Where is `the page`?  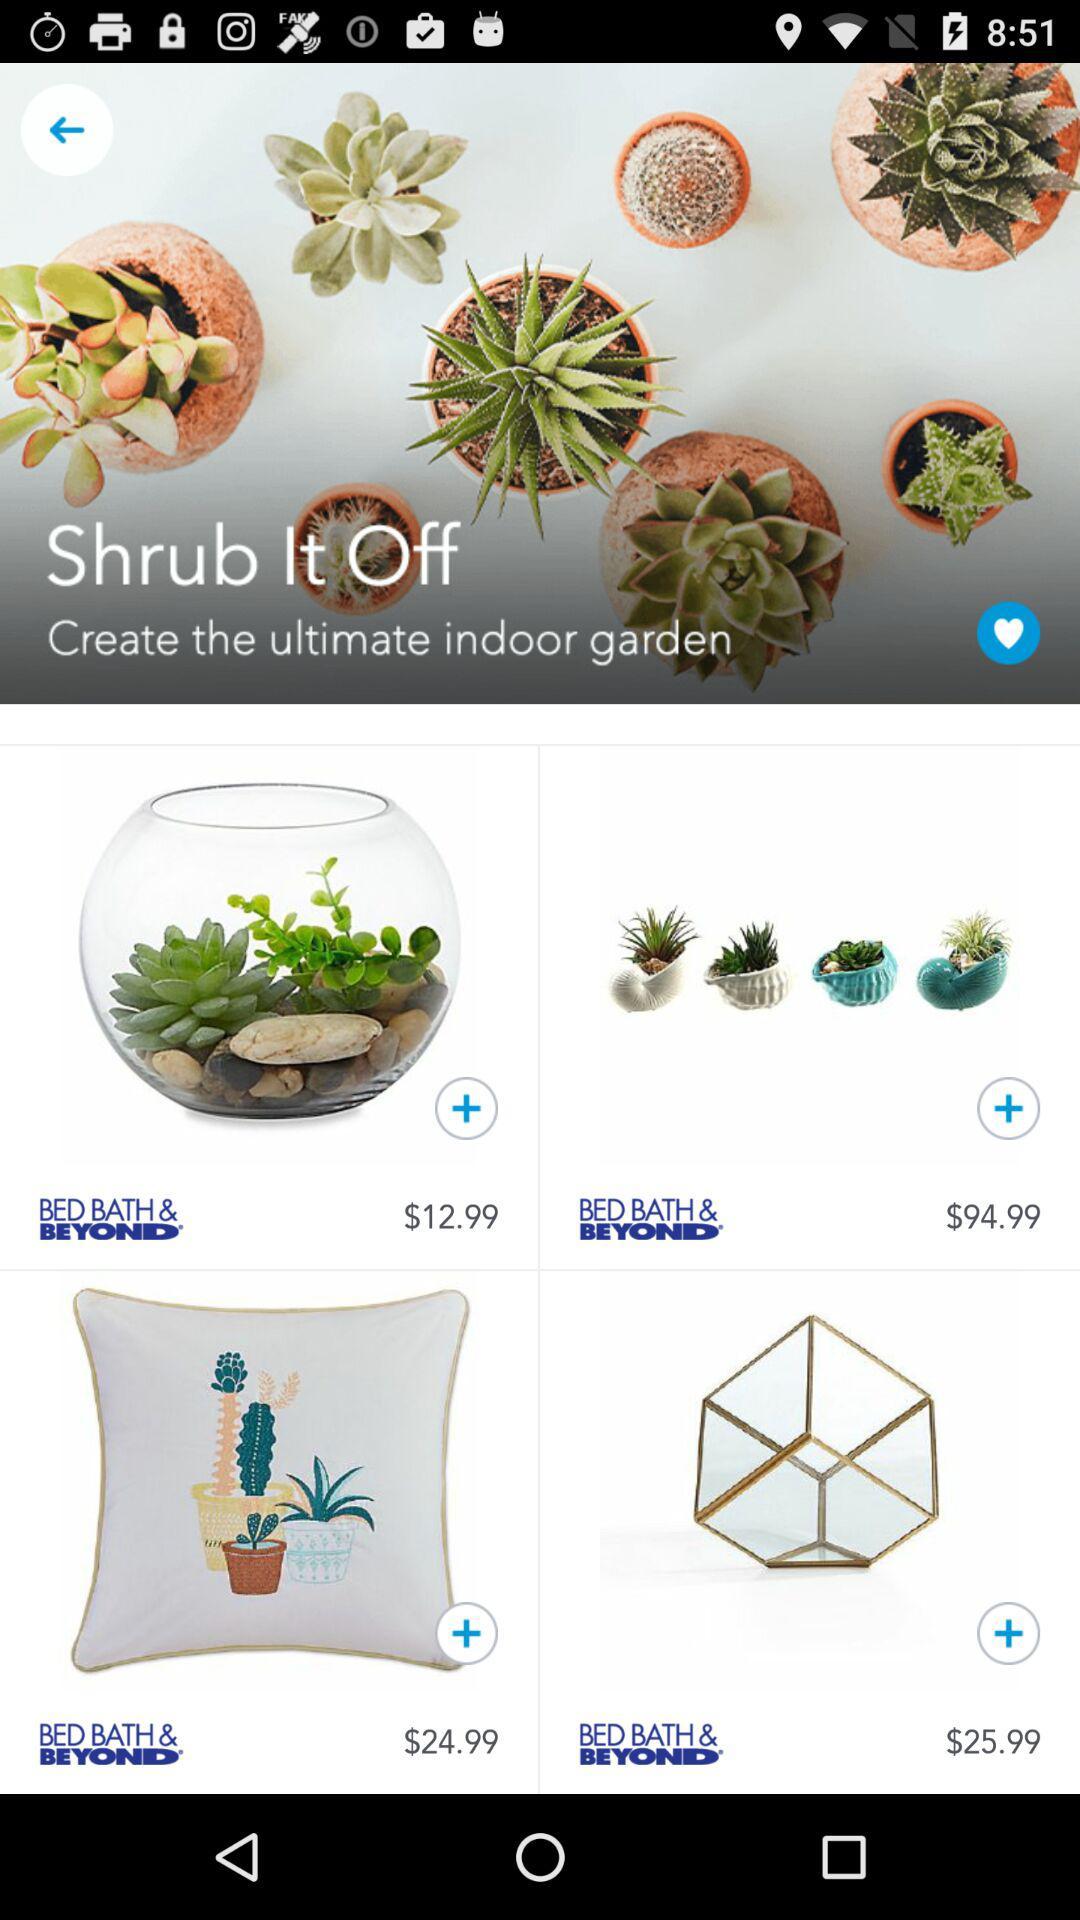 the page is located at coordinates (1008, 632).